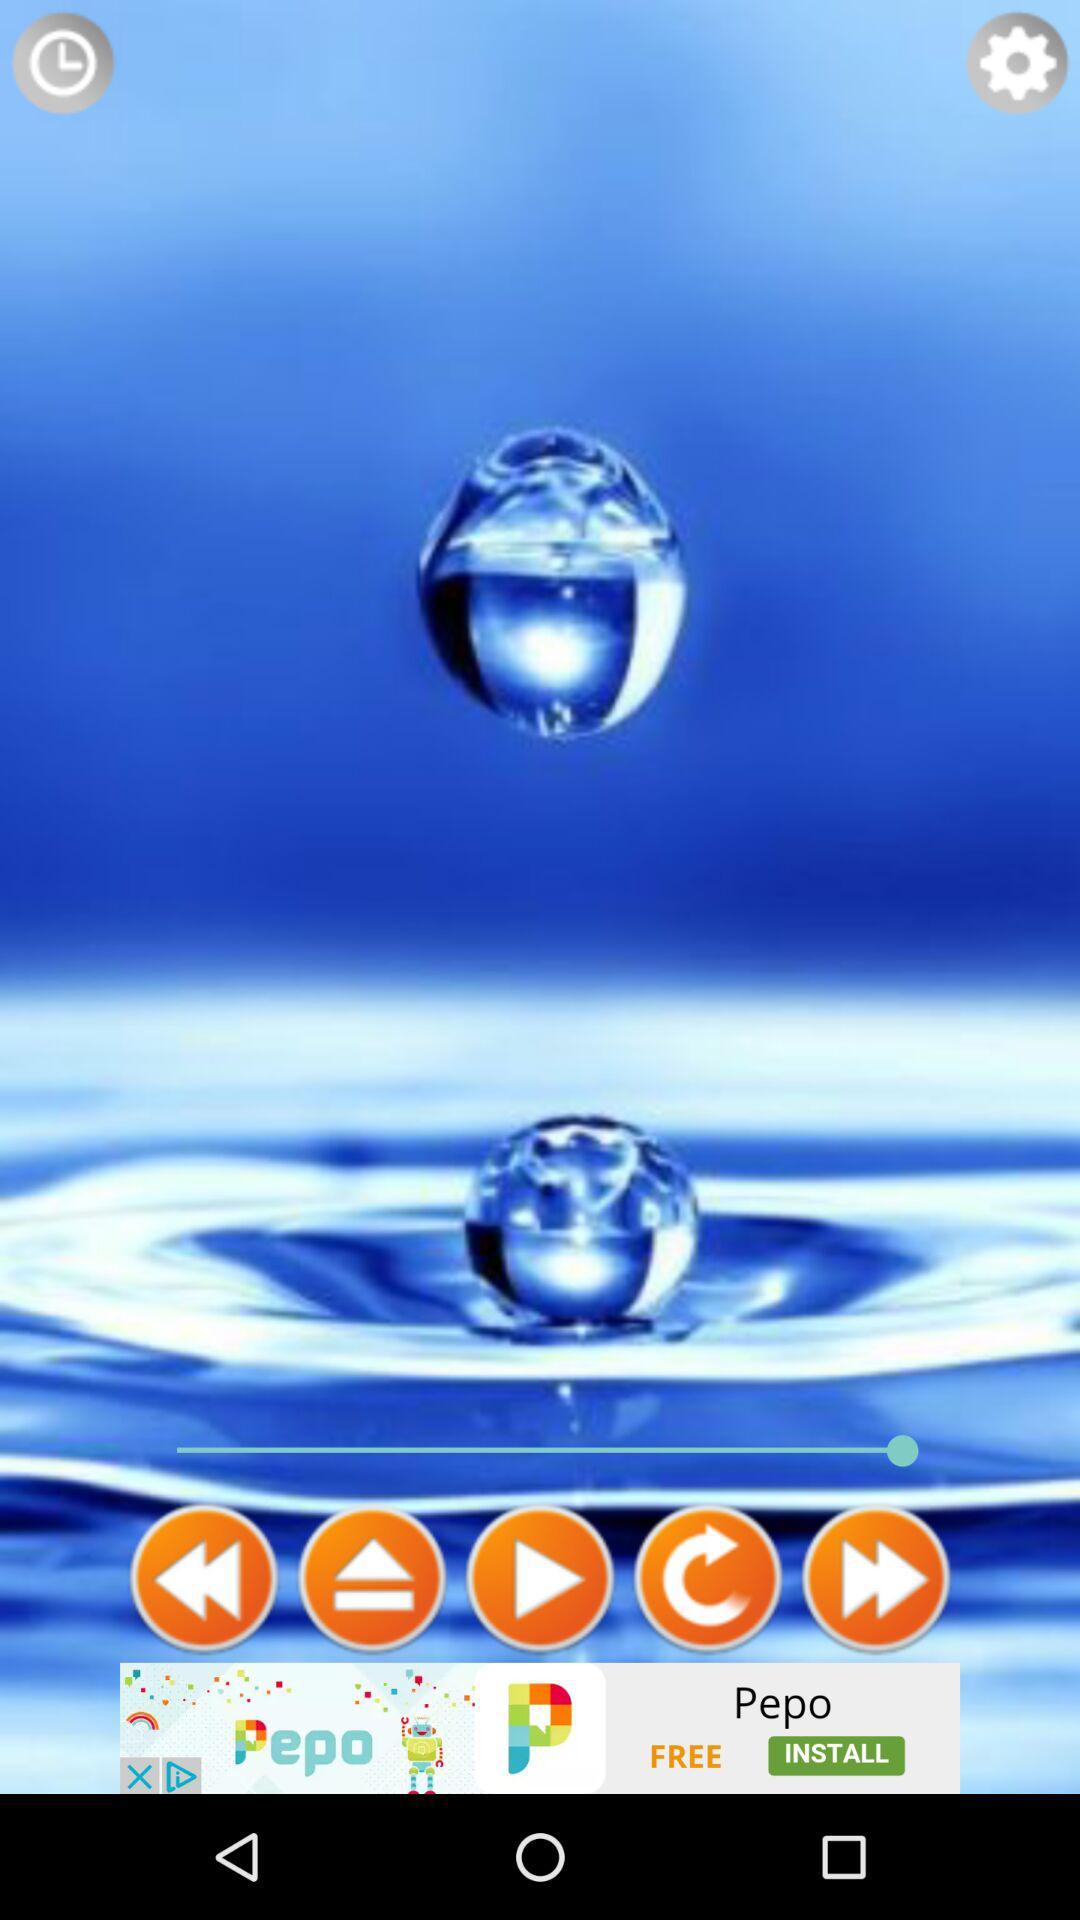 The image size is (1080, 1920). What do you see at coordinates (540, 1577) in the screenshot?
I see `botton` at bounding box center [540, 1577].